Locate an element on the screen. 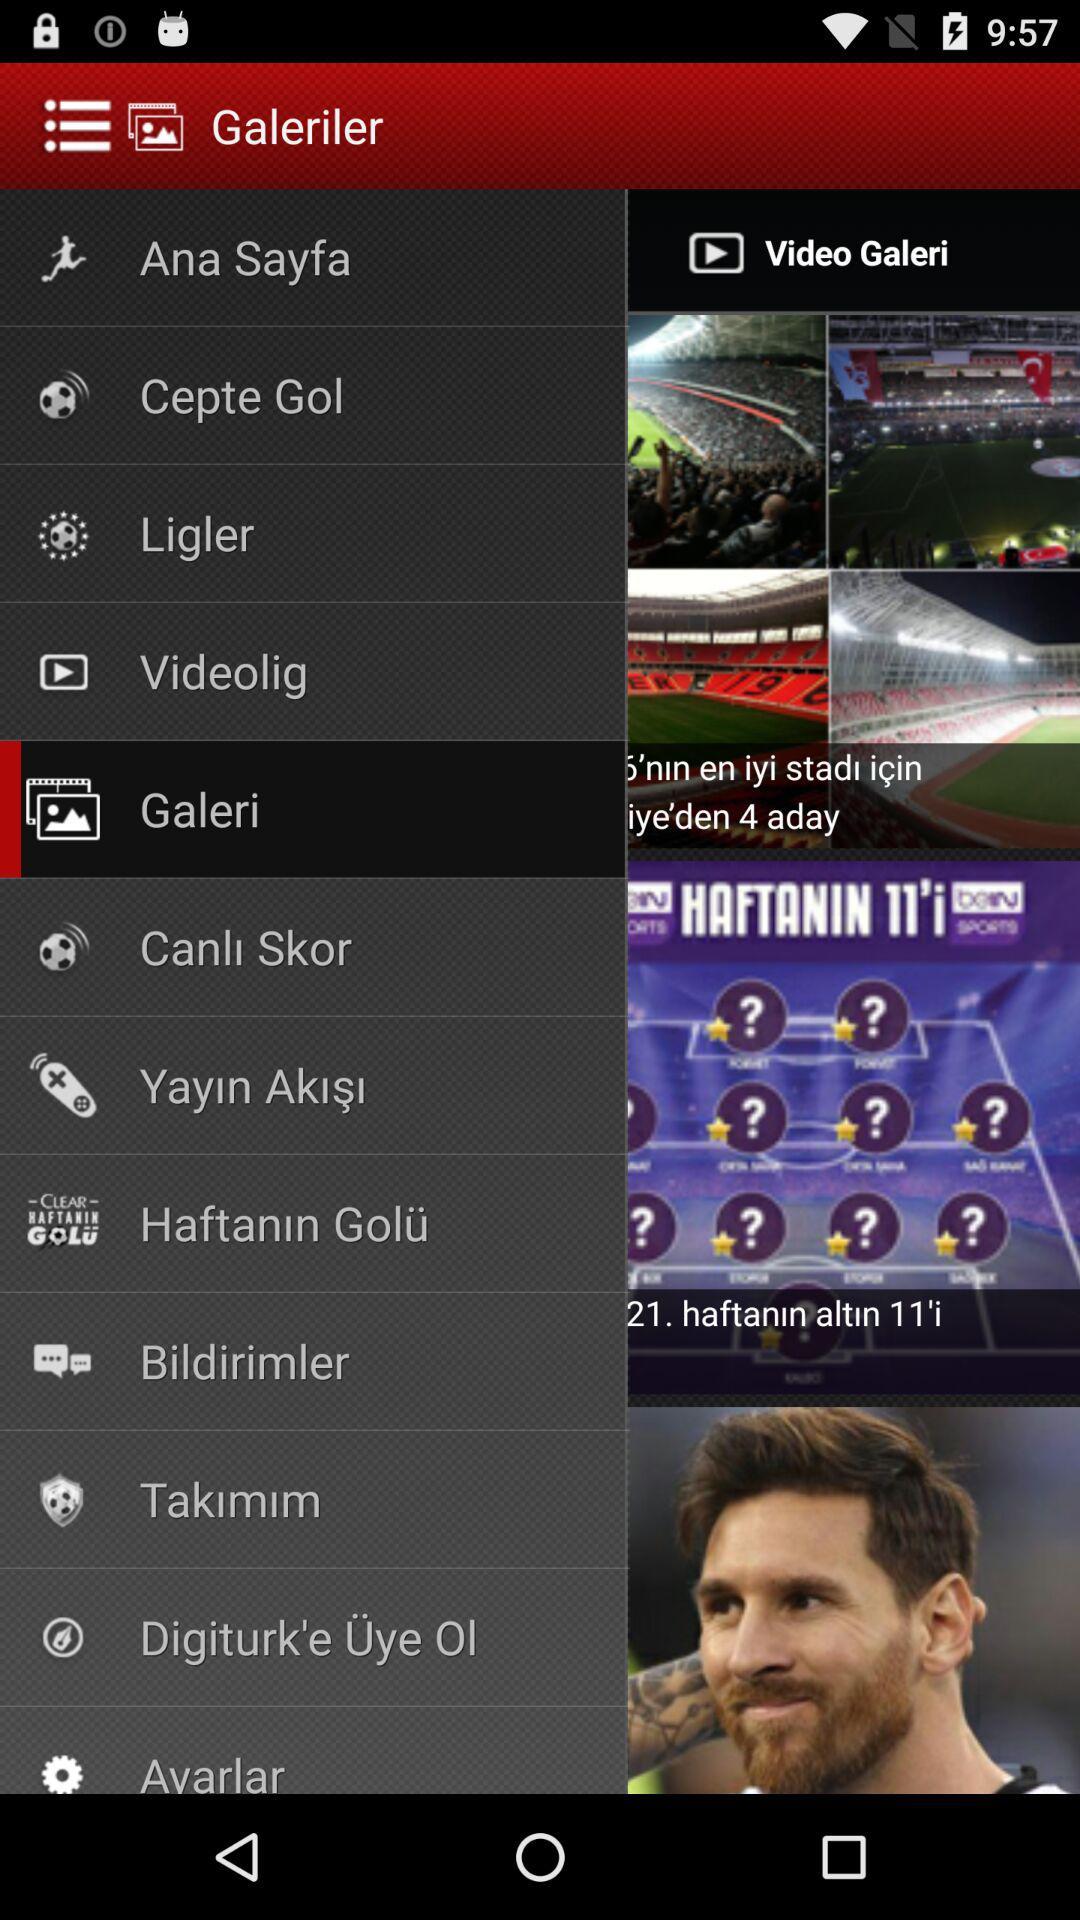 This screenshot has height=1920, width=1080. the icon left of ligler is located at coordinates (61, 533).